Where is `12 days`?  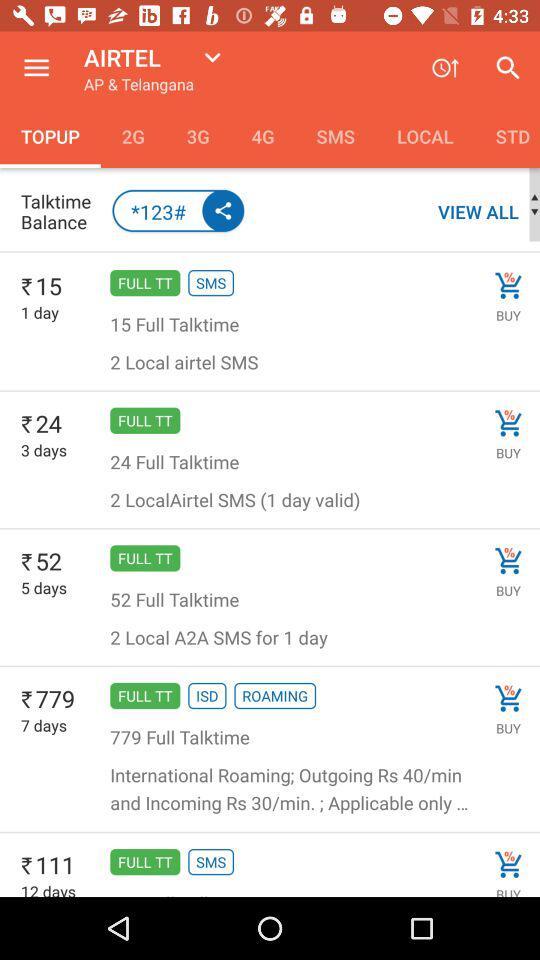 12 days is located at coordinates (48, 887).